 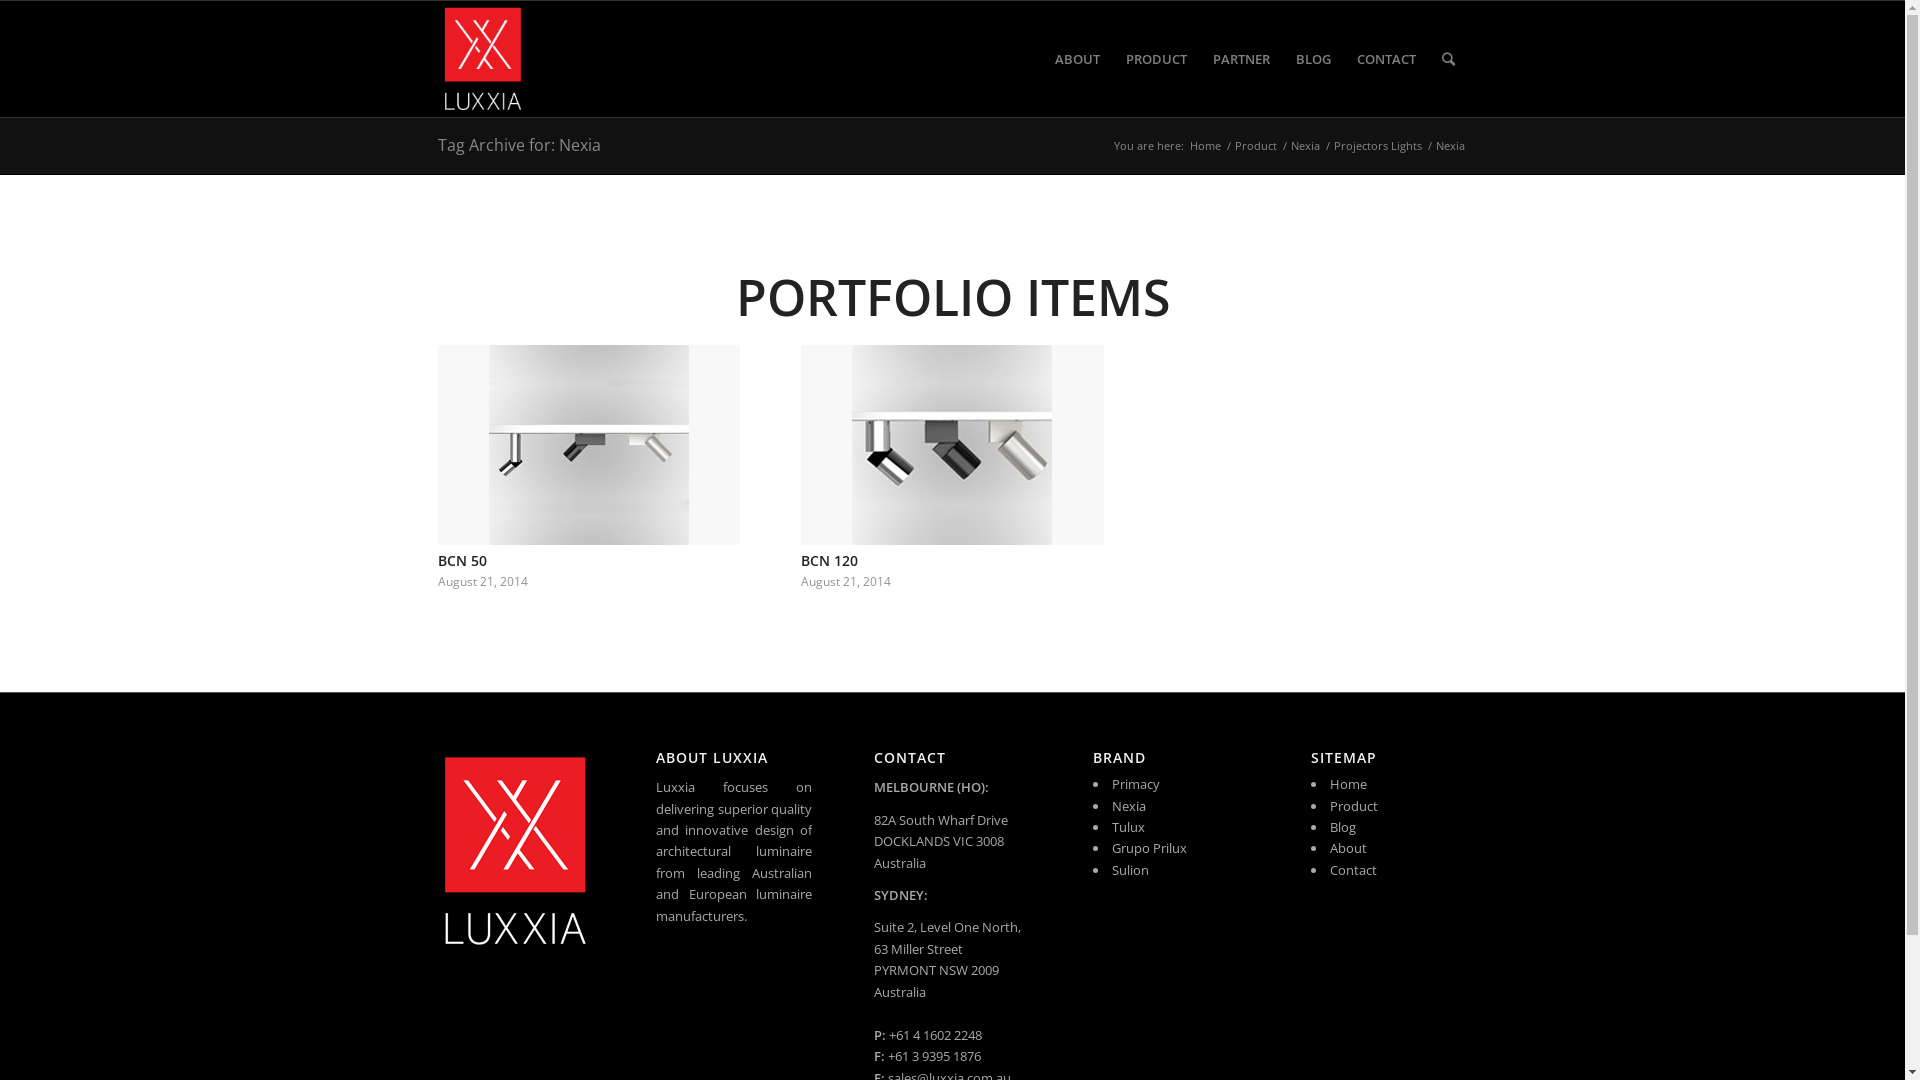 What do you see at coordinates (1149, 848) in the screenshot?
I see `'Grupo Prilux'` at bounding box center [1149, 848].